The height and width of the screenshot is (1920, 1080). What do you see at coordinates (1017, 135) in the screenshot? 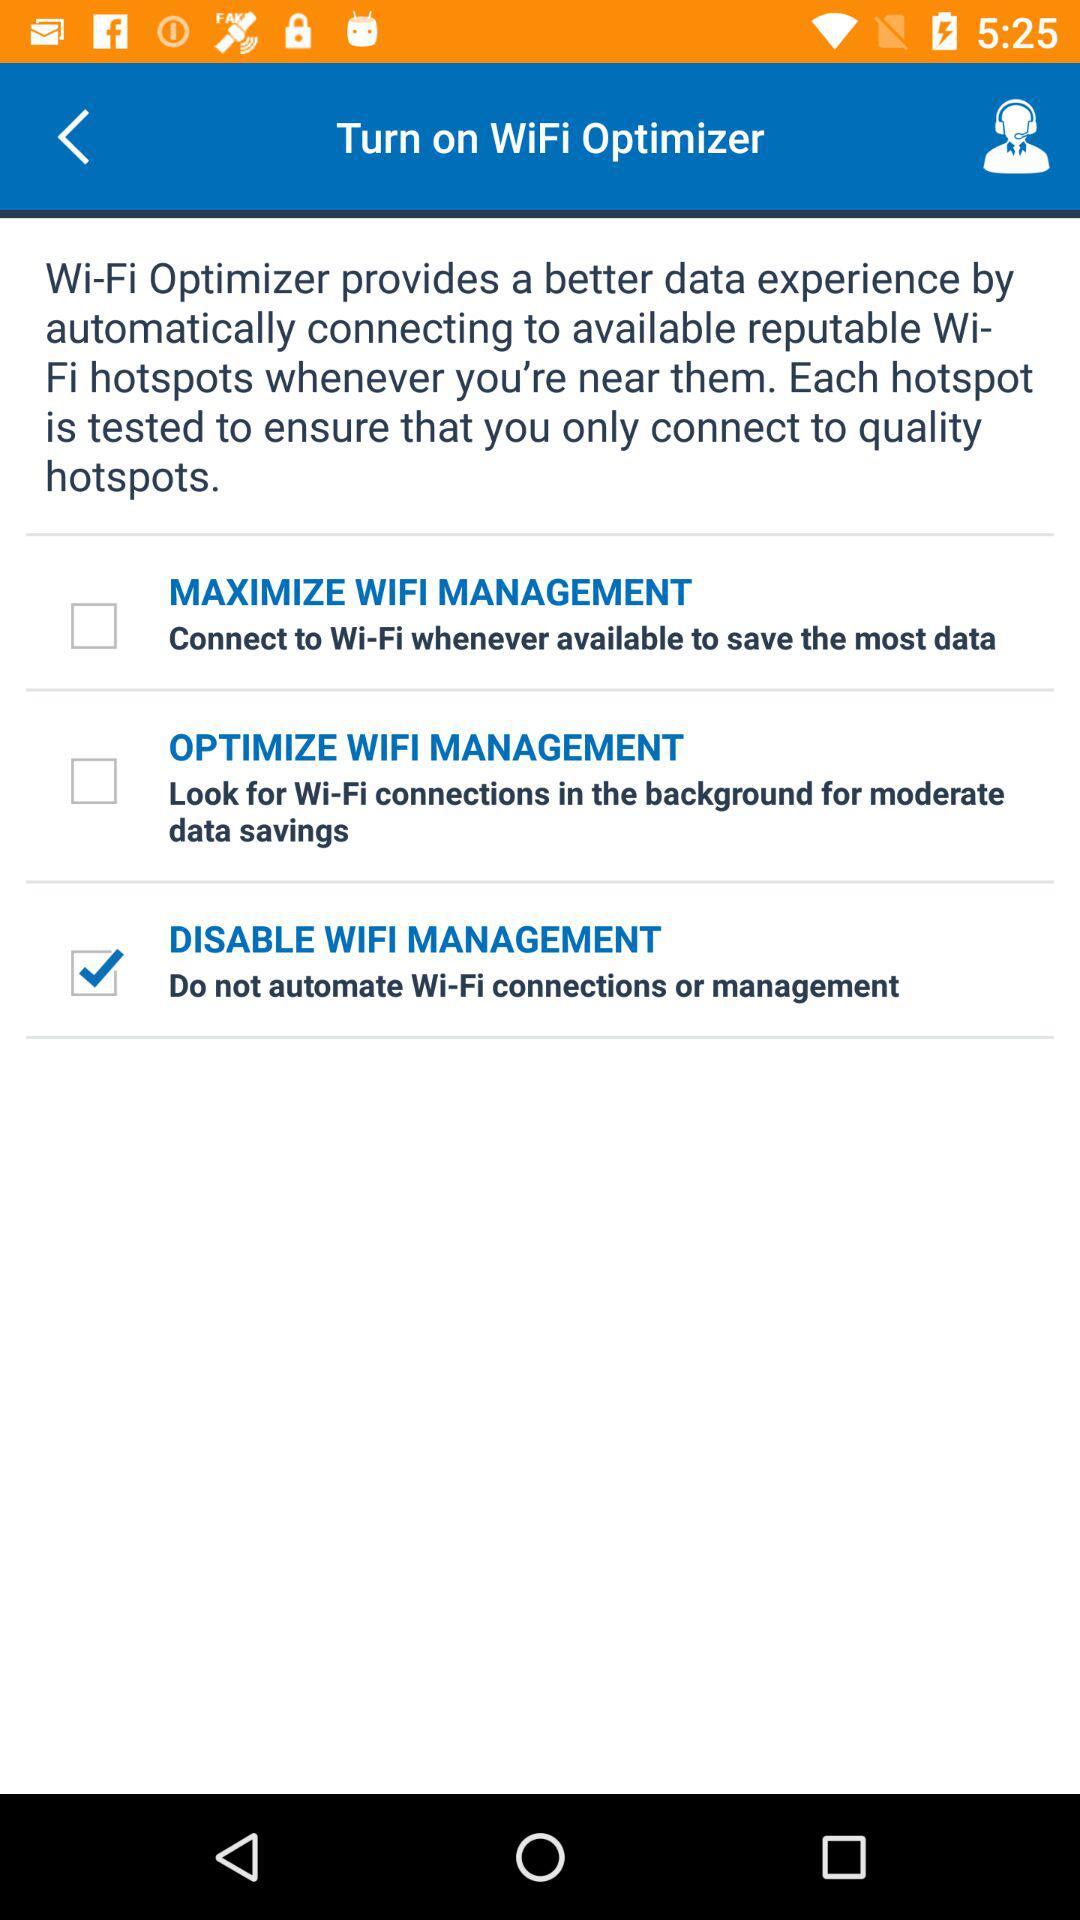
I see `the item to the right of turn on wifi icon` at bounding box center [1017, 135].